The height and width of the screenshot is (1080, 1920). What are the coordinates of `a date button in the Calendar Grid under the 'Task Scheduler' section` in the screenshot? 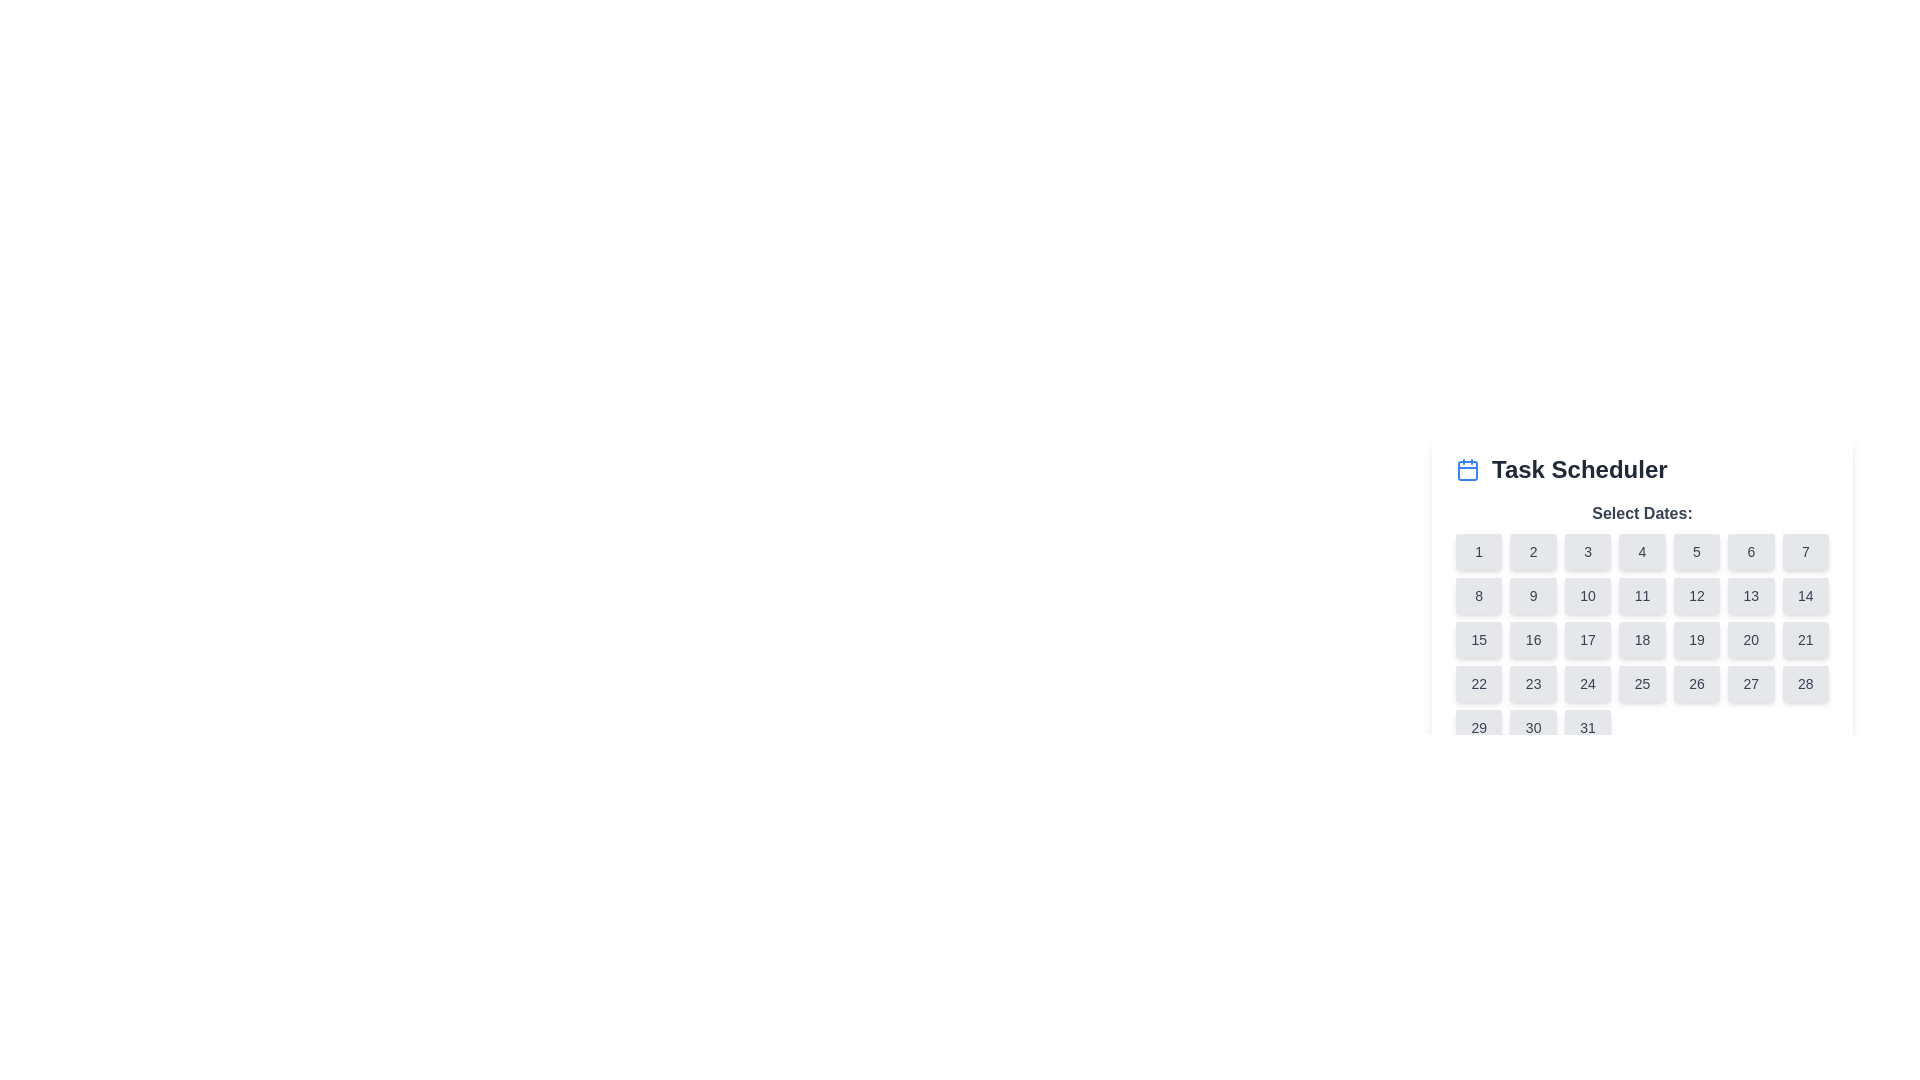 It's located at (1642, 668).